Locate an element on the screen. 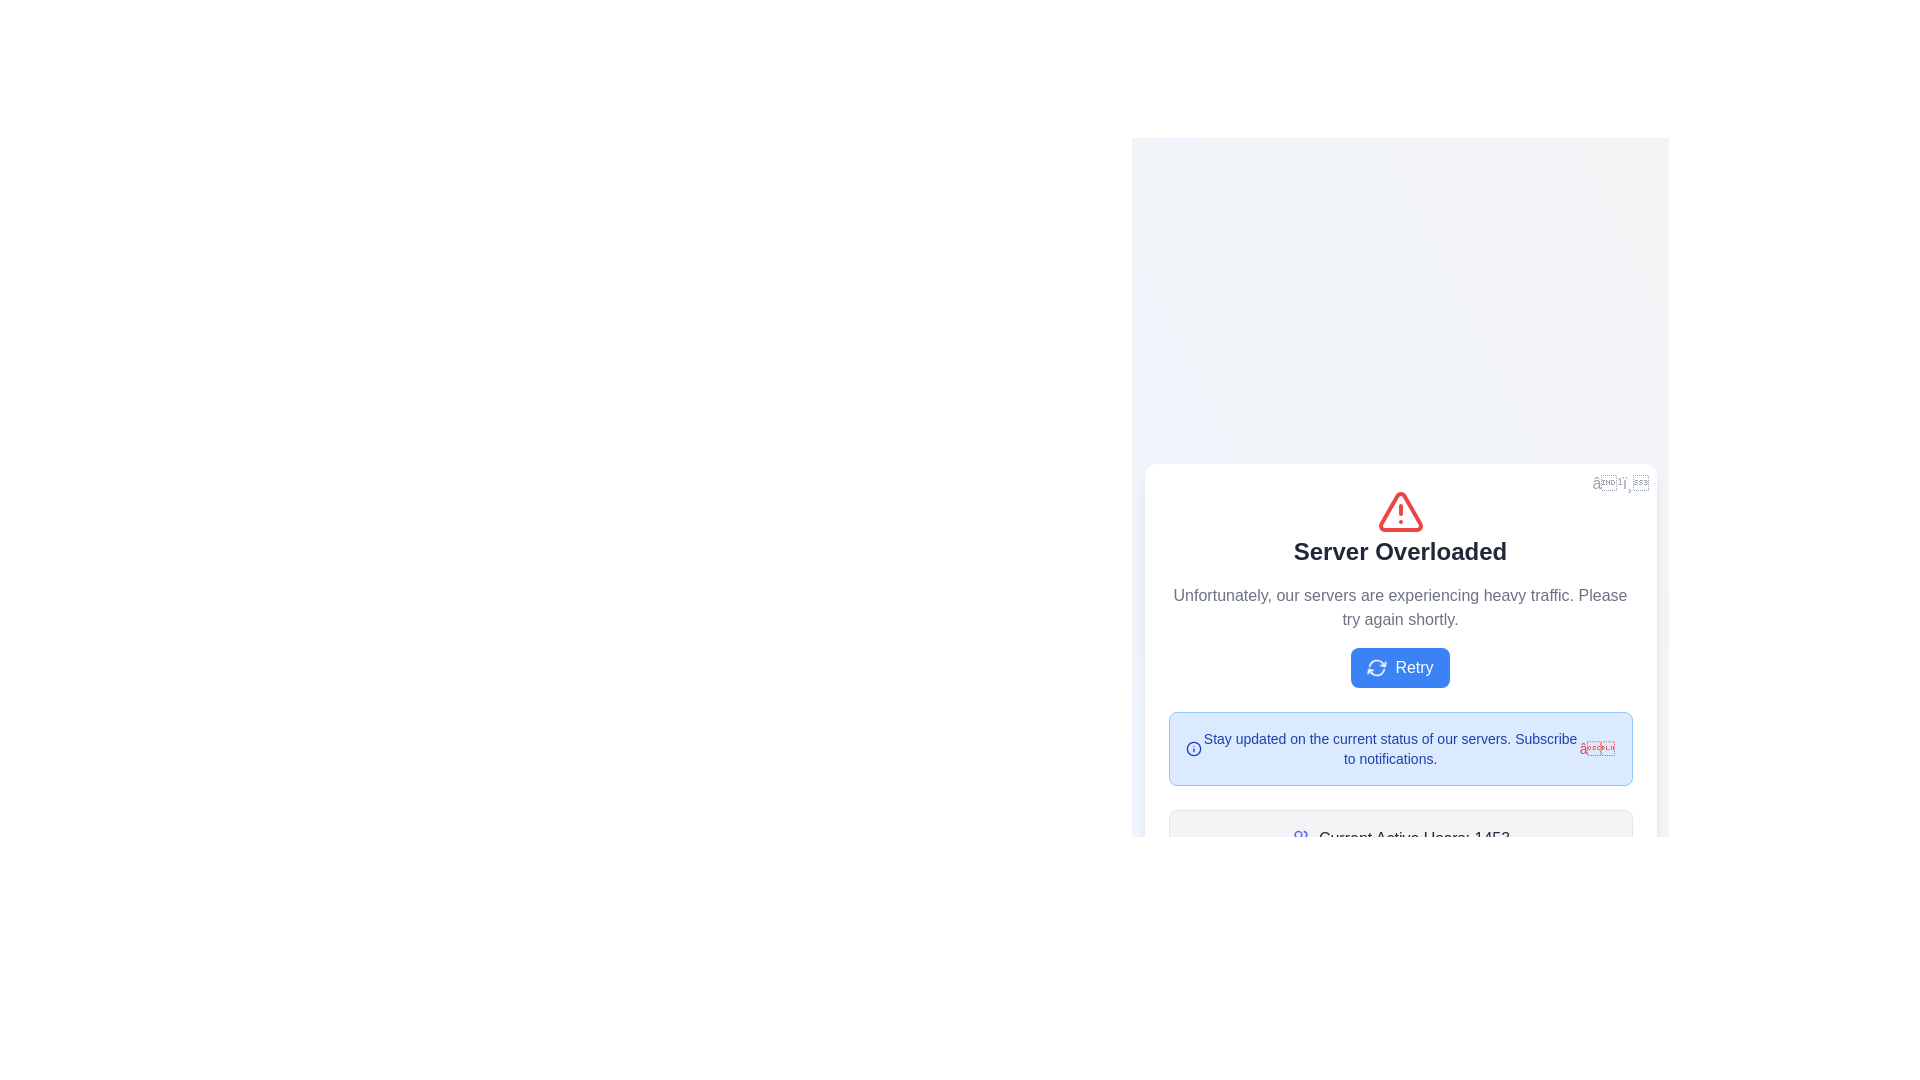 The image size is (1920, 1080). the spinning animation of the circular refresh icon located on the left side of the 'Retry' button in the notification card with the message 'Server Overloaded' is located at coordinates (1376, 667).